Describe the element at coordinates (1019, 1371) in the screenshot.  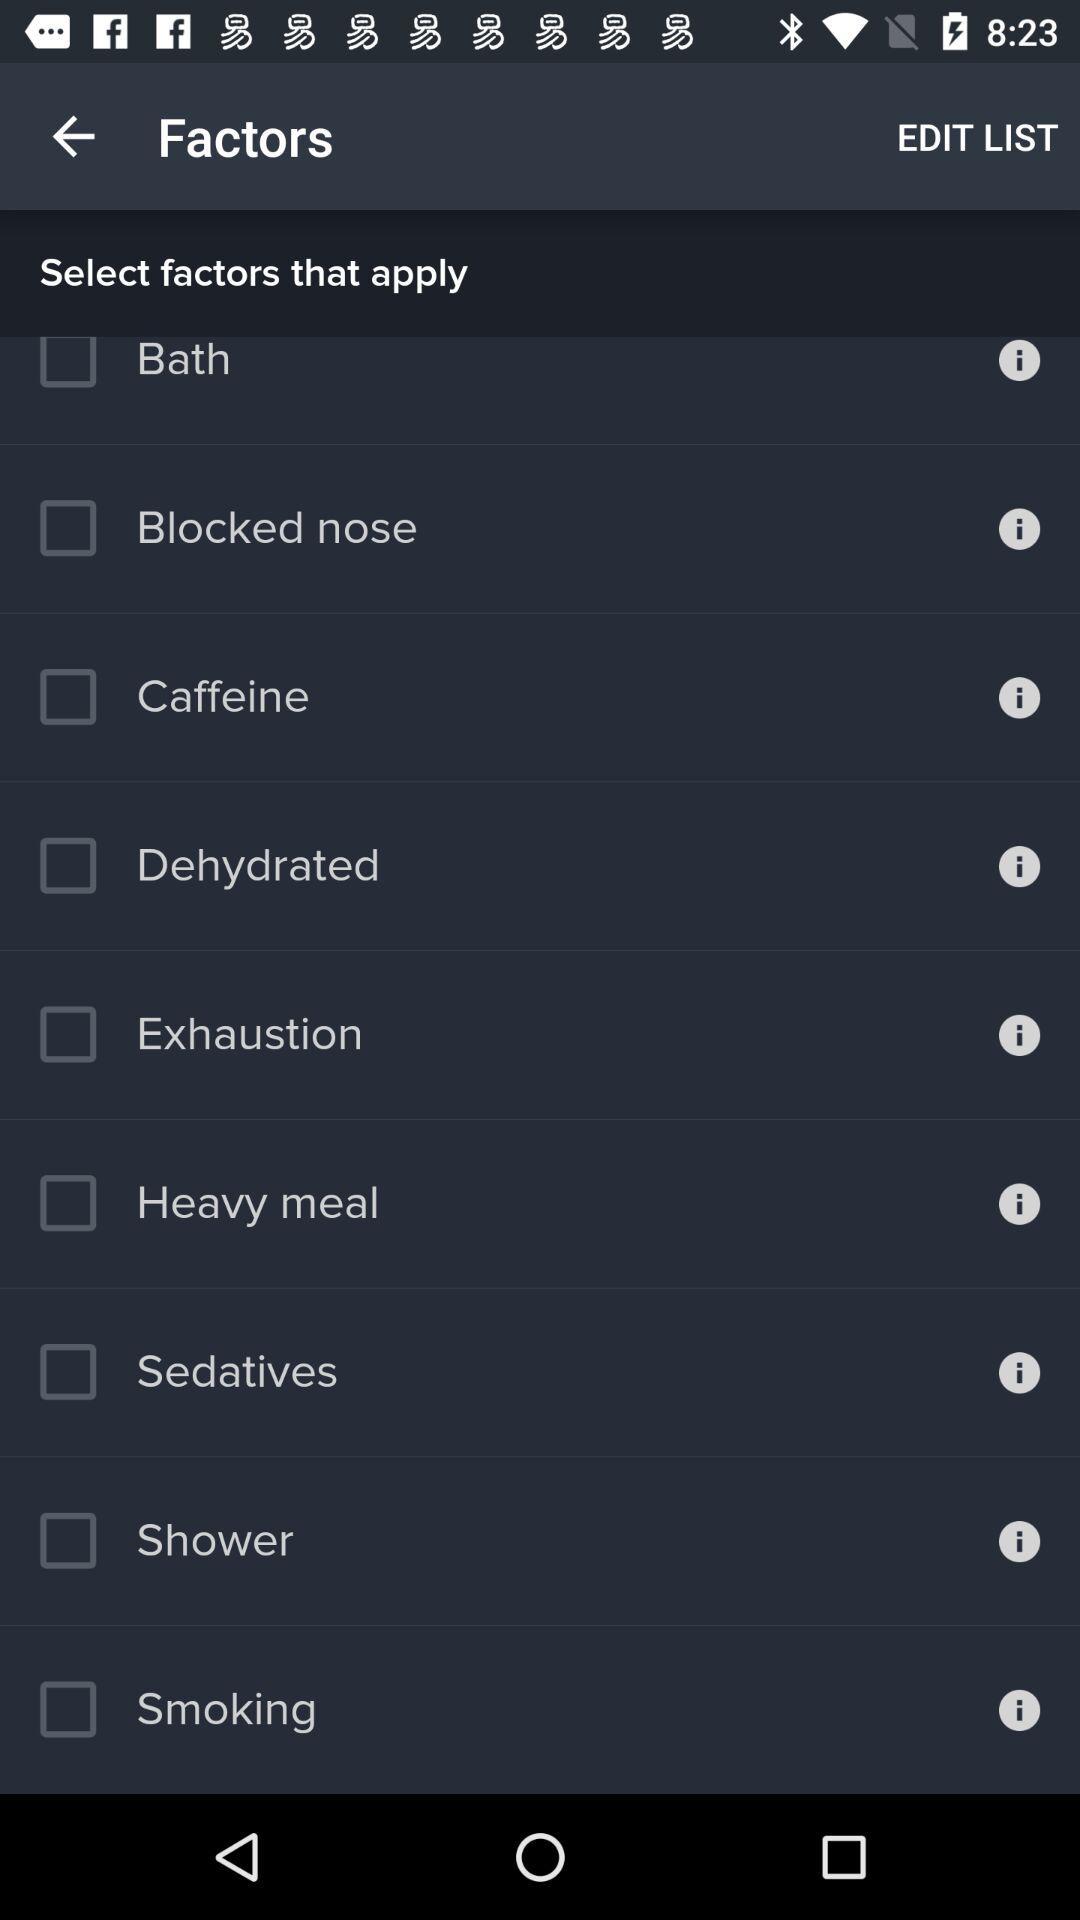
I see `open information on sedatives` at that location.